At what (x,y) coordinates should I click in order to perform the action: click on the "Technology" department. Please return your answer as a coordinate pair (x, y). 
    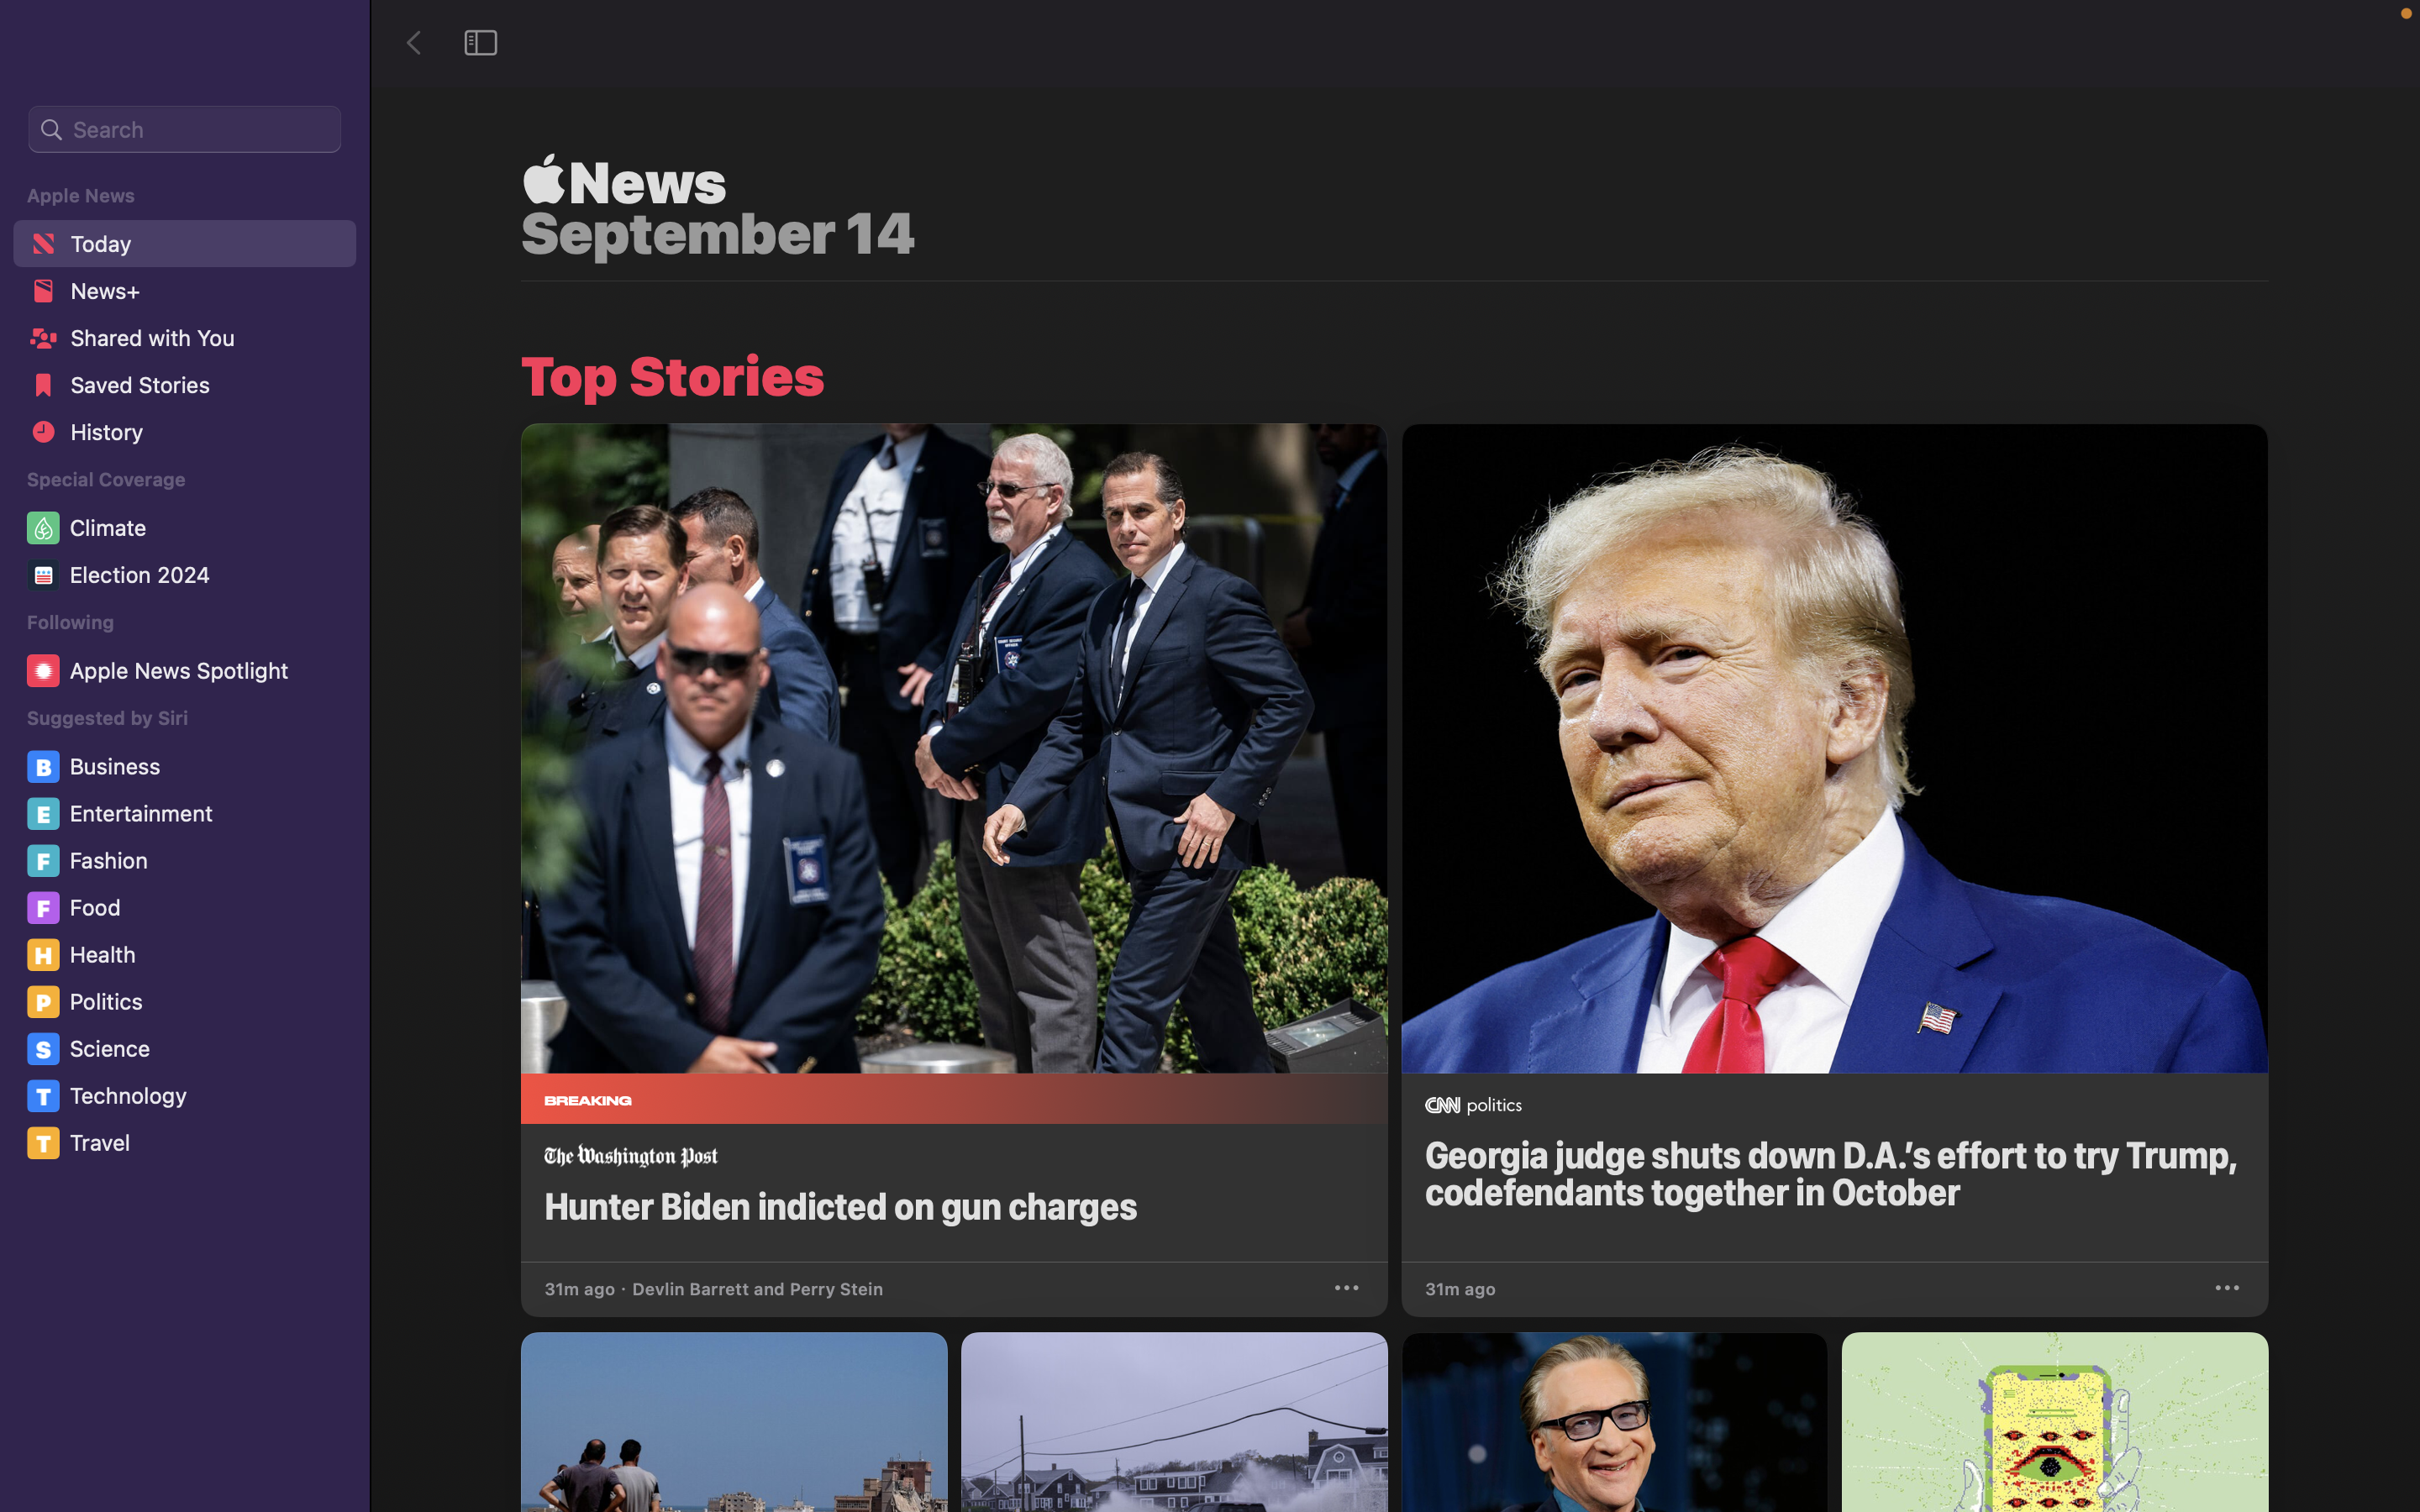
    Looking at the image, I should click on (187, 1096).